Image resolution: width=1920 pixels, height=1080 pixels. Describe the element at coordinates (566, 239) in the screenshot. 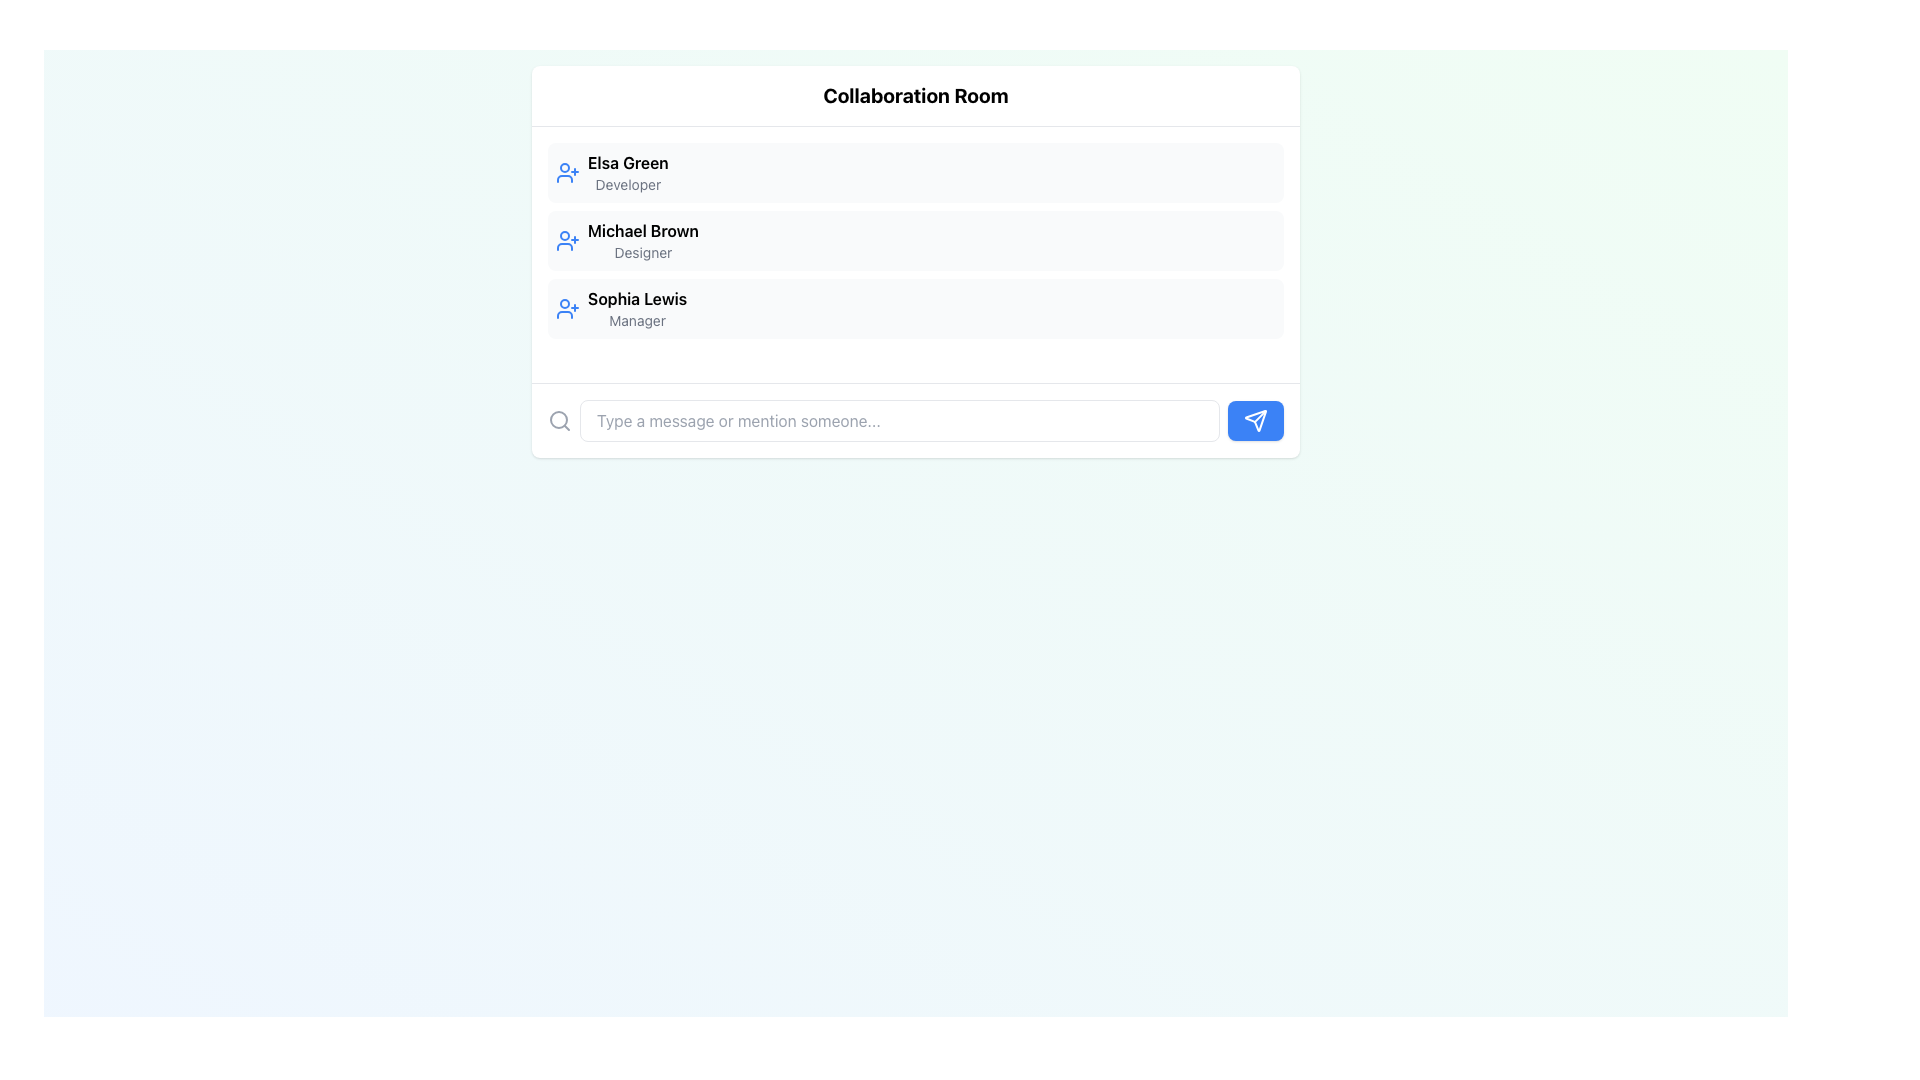

I see `the blue icon button of a person with a plus sign, located on the left side of 'Michael Brown, Designer' in the Collaboration Room section` at that location.